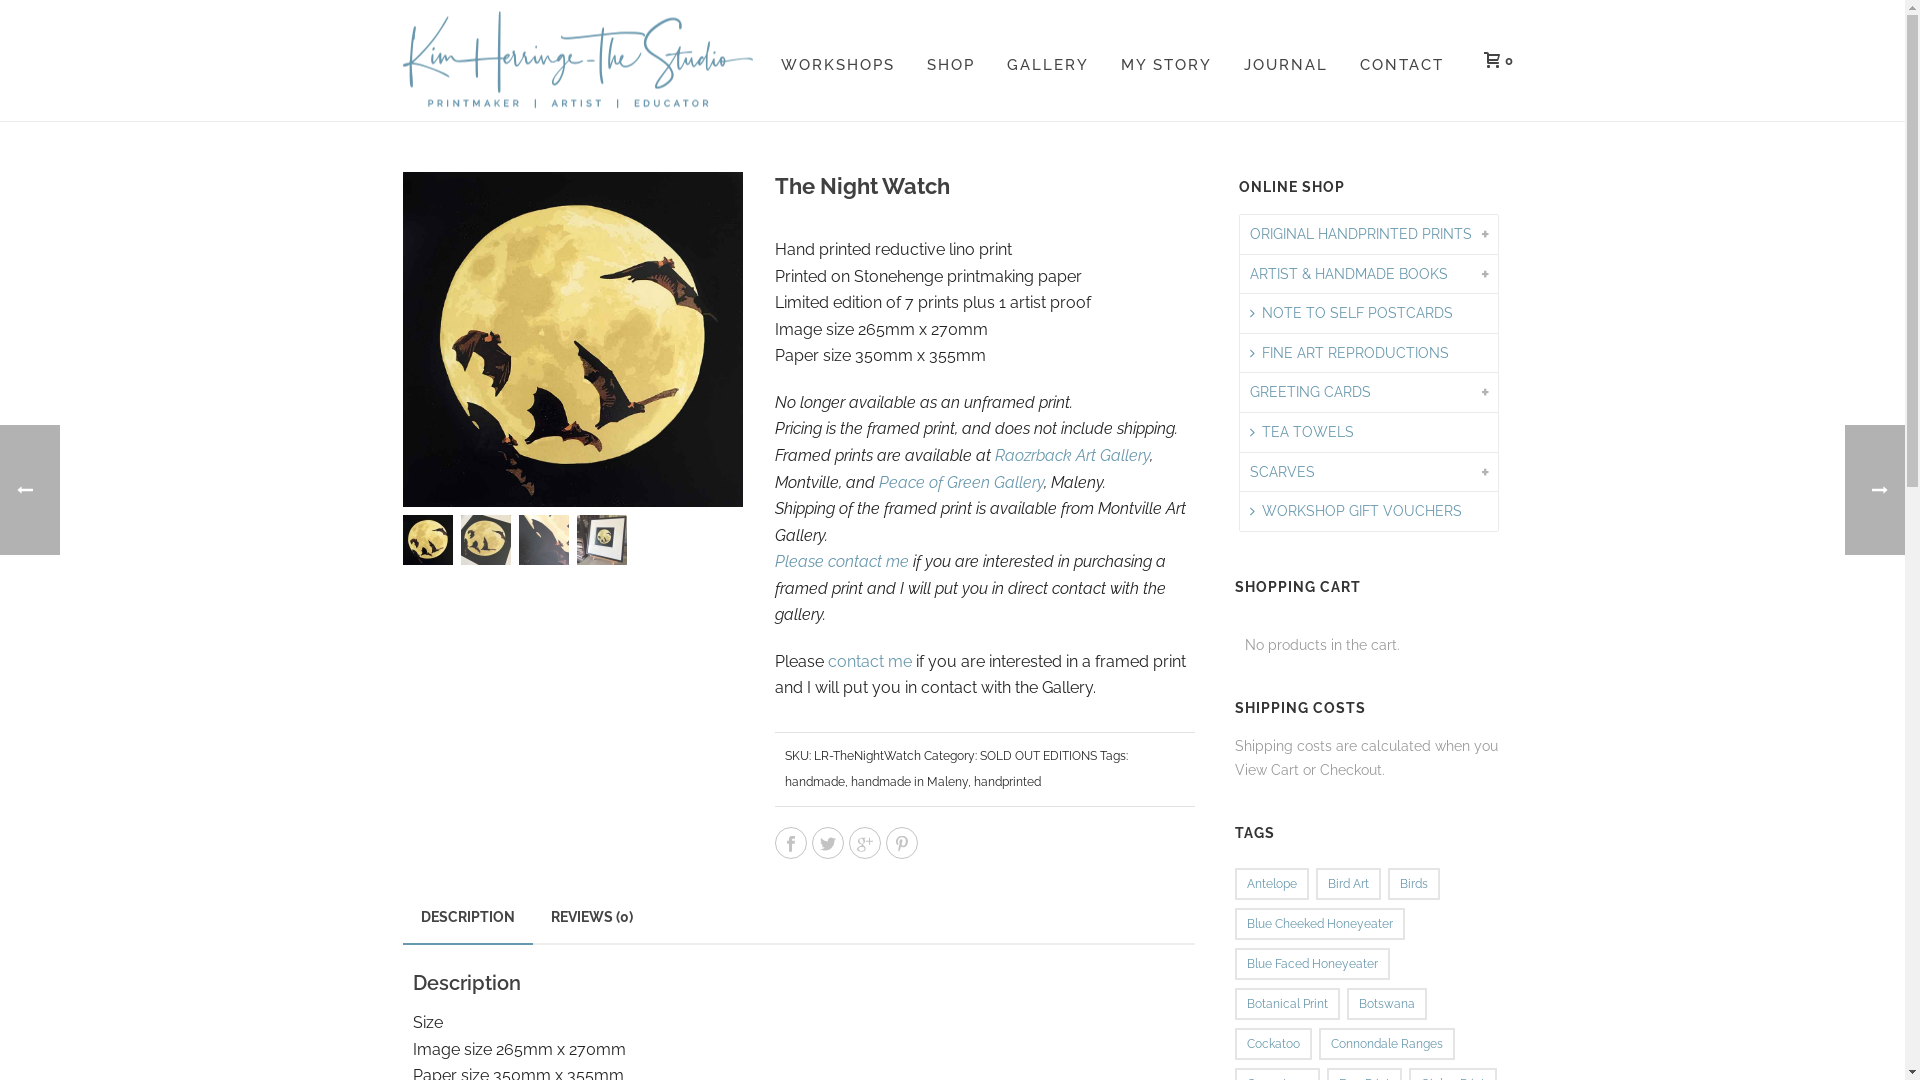 This screenshot has height=1080, width=1920. Describe the element at coordinates (1238, 431) in the screenshot. I see `'TEA TOWELS'` at that location.